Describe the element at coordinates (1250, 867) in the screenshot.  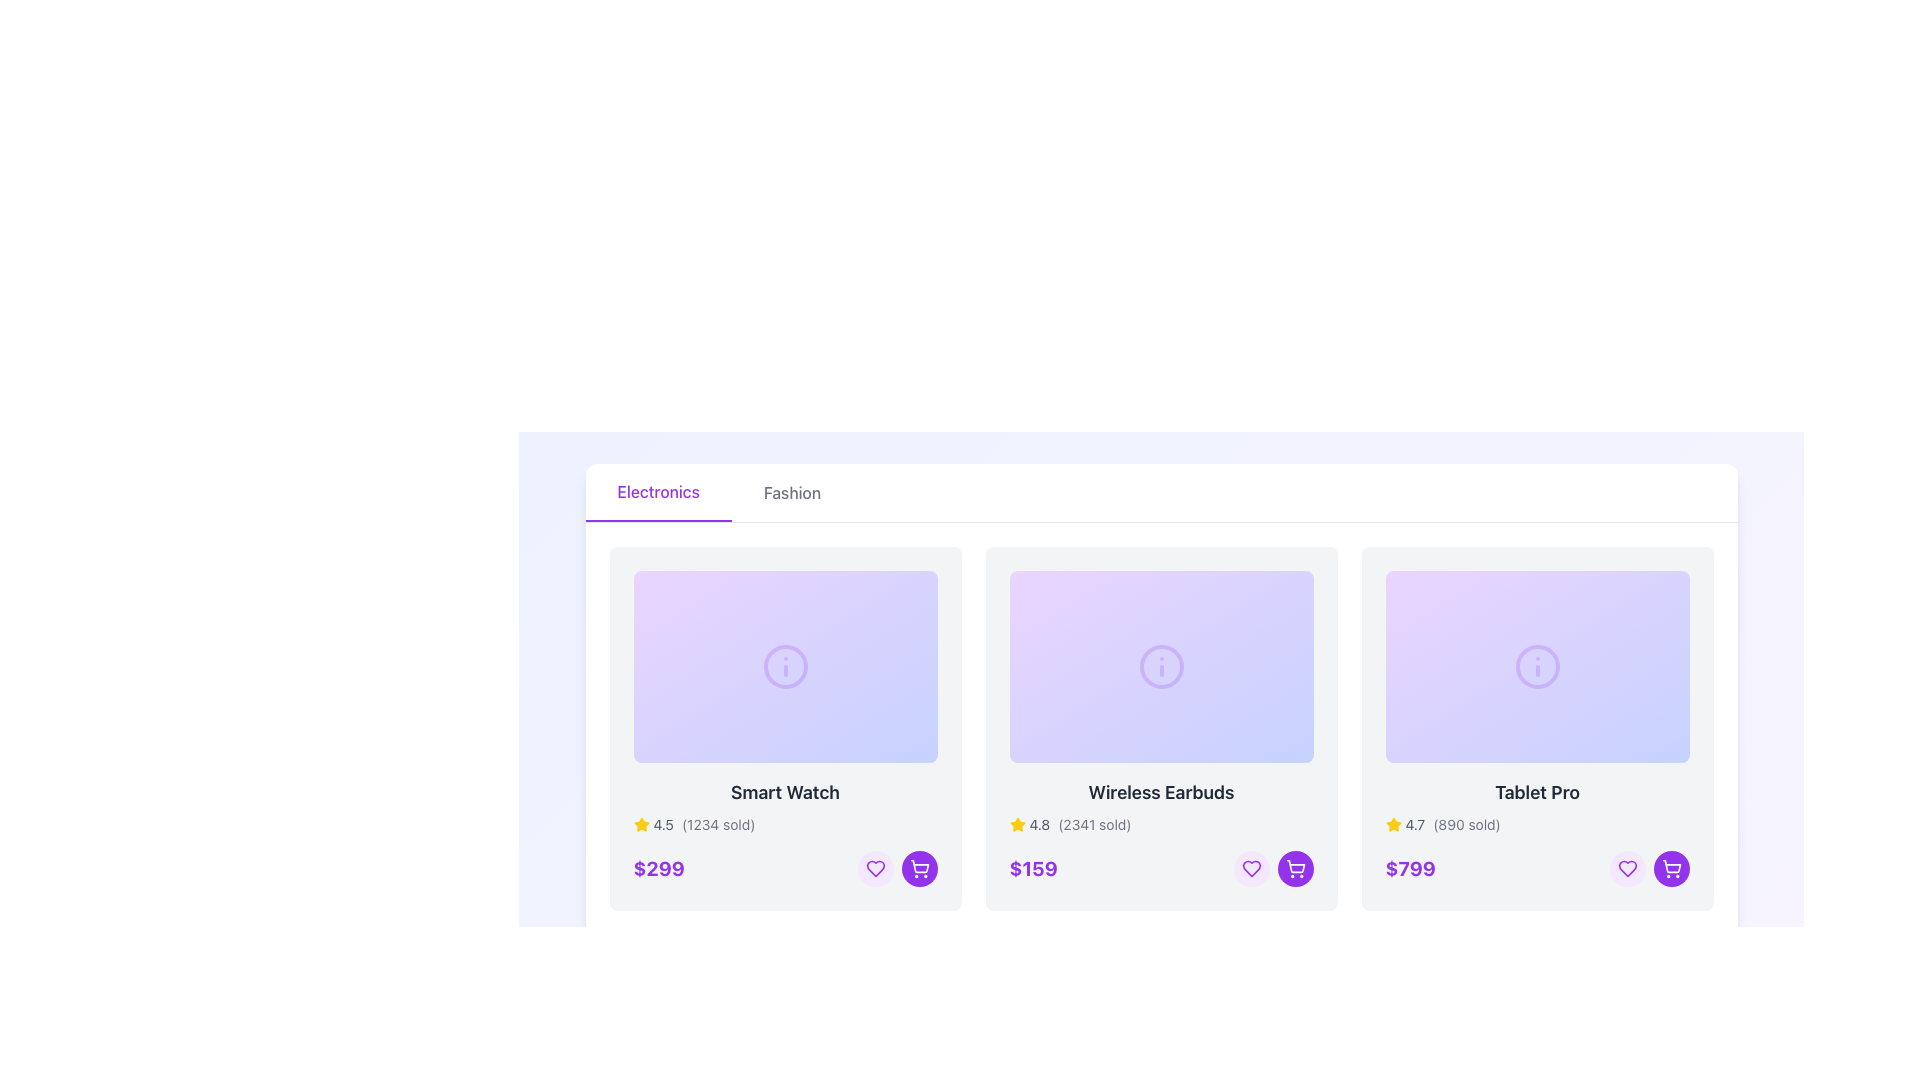
I see `the button located in the bottom-right section of the Wireless Earbuds item card` at that location.